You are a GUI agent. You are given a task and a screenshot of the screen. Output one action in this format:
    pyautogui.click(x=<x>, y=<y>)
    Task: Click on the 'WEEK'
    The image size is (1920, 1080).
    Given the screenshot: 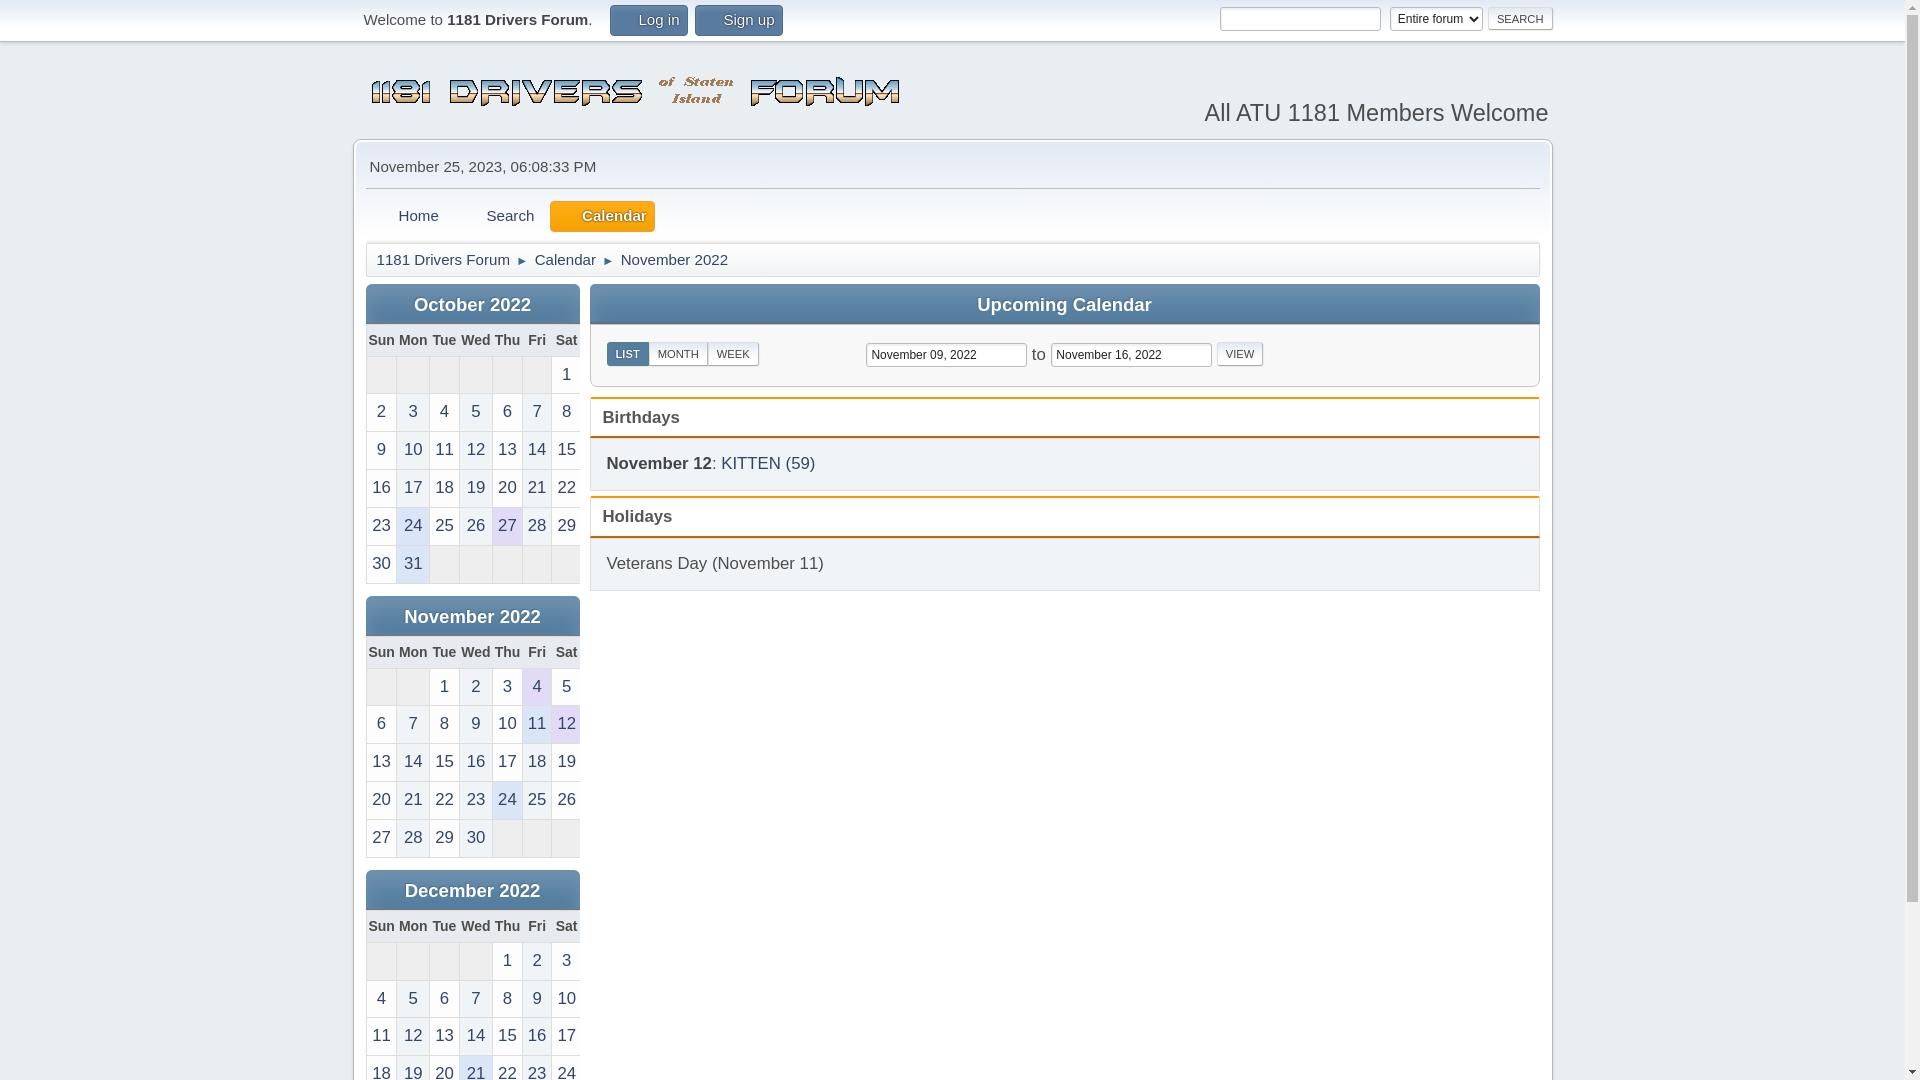 What is the action you would take?
    pyautogui.click(x=708, y=353)
    